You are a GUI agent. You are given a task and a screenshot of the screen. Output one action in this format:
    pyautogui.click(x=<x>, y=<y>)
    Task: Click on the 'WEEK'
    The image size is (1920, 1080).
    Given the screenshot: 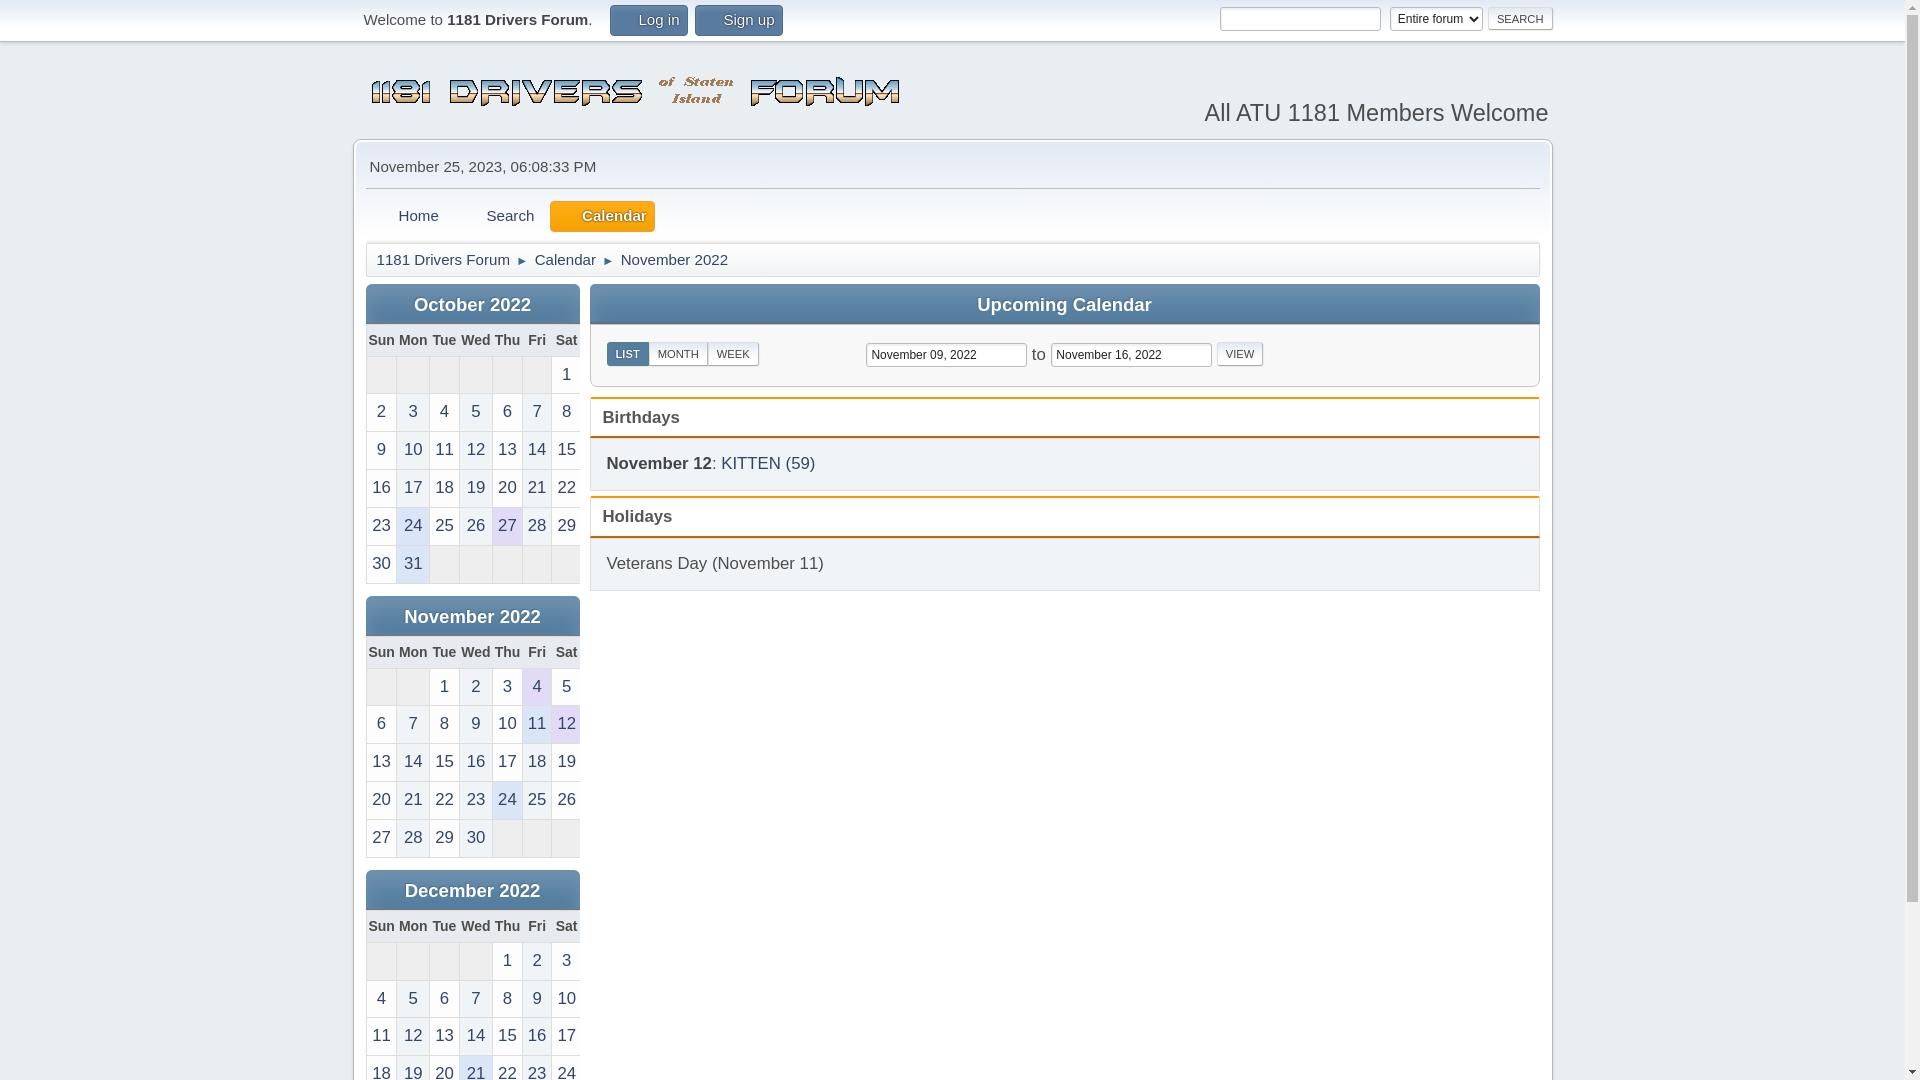 What is the action you would take?
    pyautogui.click(x=708, y=353)
    